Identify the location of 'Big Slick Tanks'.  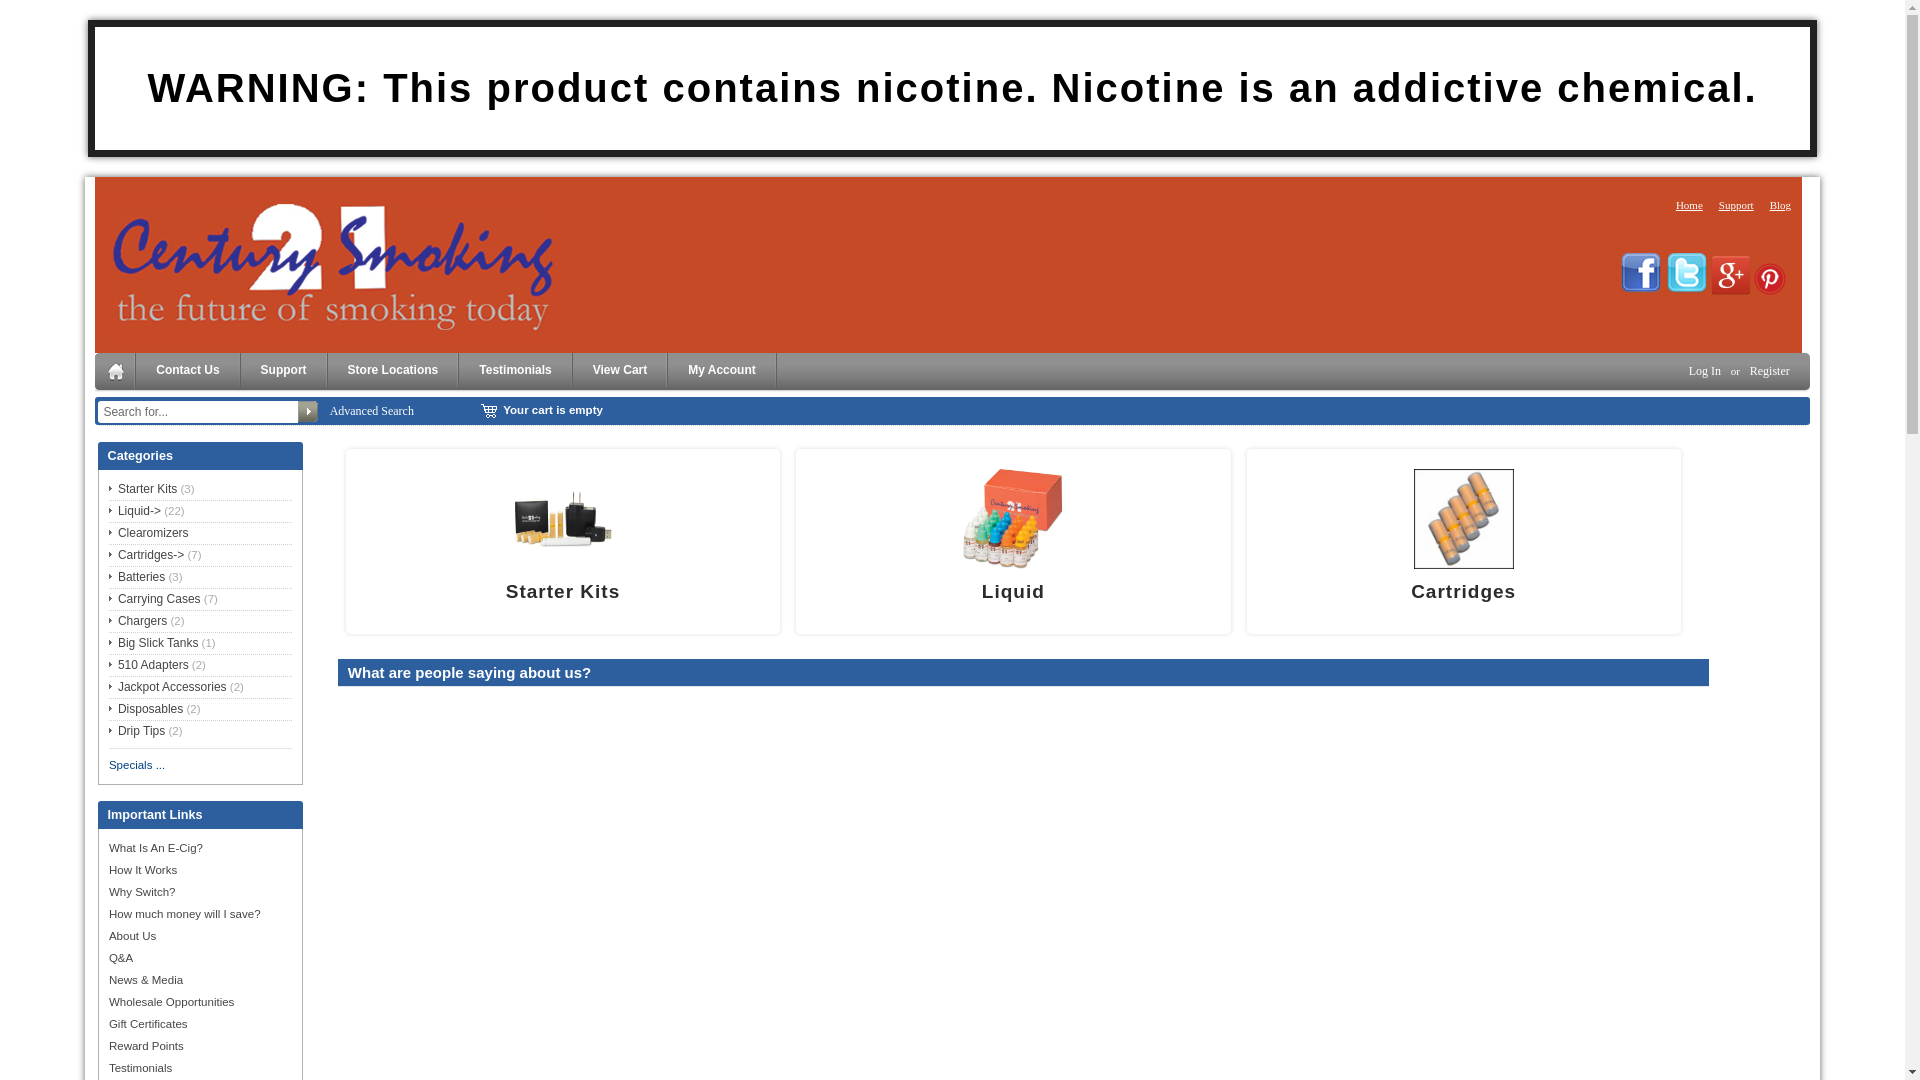
(152, 643).